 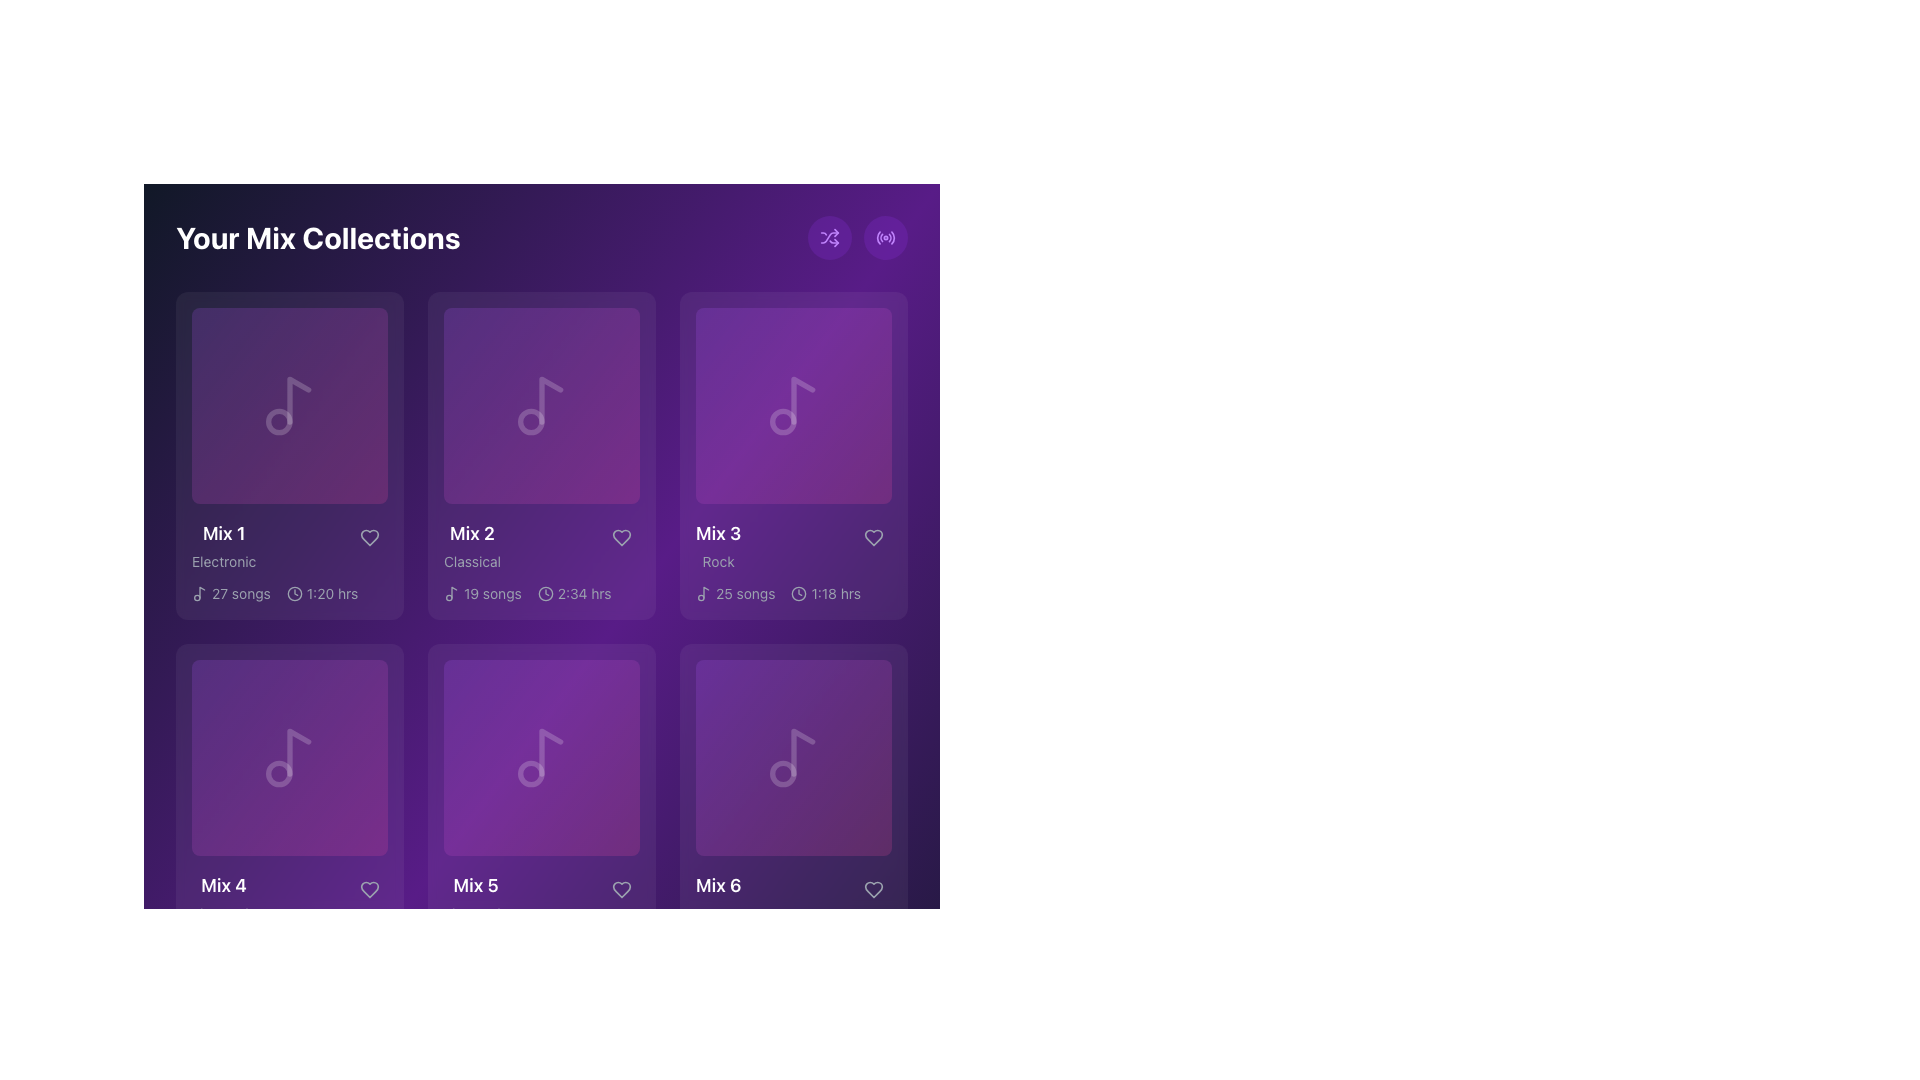 I want to click on the clock icon located in the bottom right section of the 'Mix 3' card, which is next to the text '1:18 hrs', so click(x=798, y=593).